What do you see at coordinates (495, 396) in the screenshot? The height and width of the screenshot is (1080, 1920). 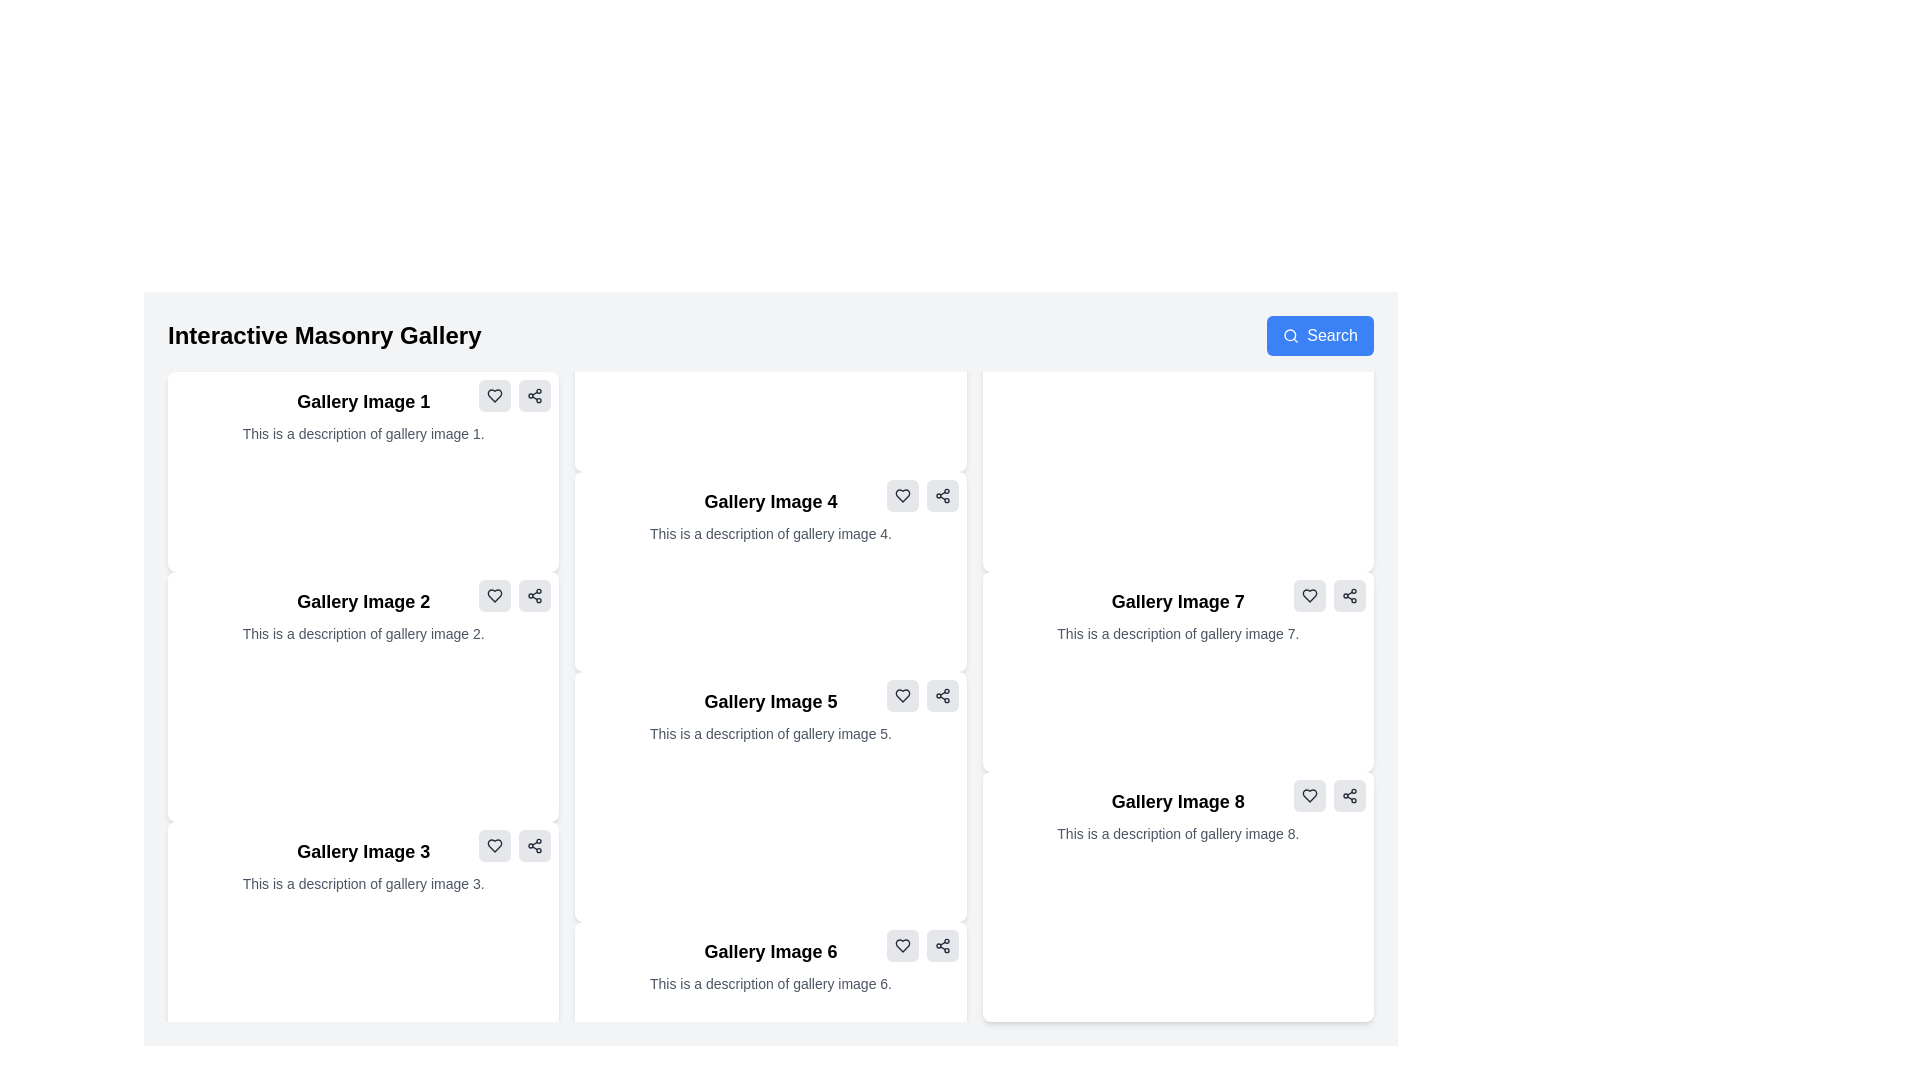 I see `the heart-shaped icon located in the light gray circular background at the top-right corner of the card labeled 'Gallery Image 1' to like the item` at bounding box center [495, 396].